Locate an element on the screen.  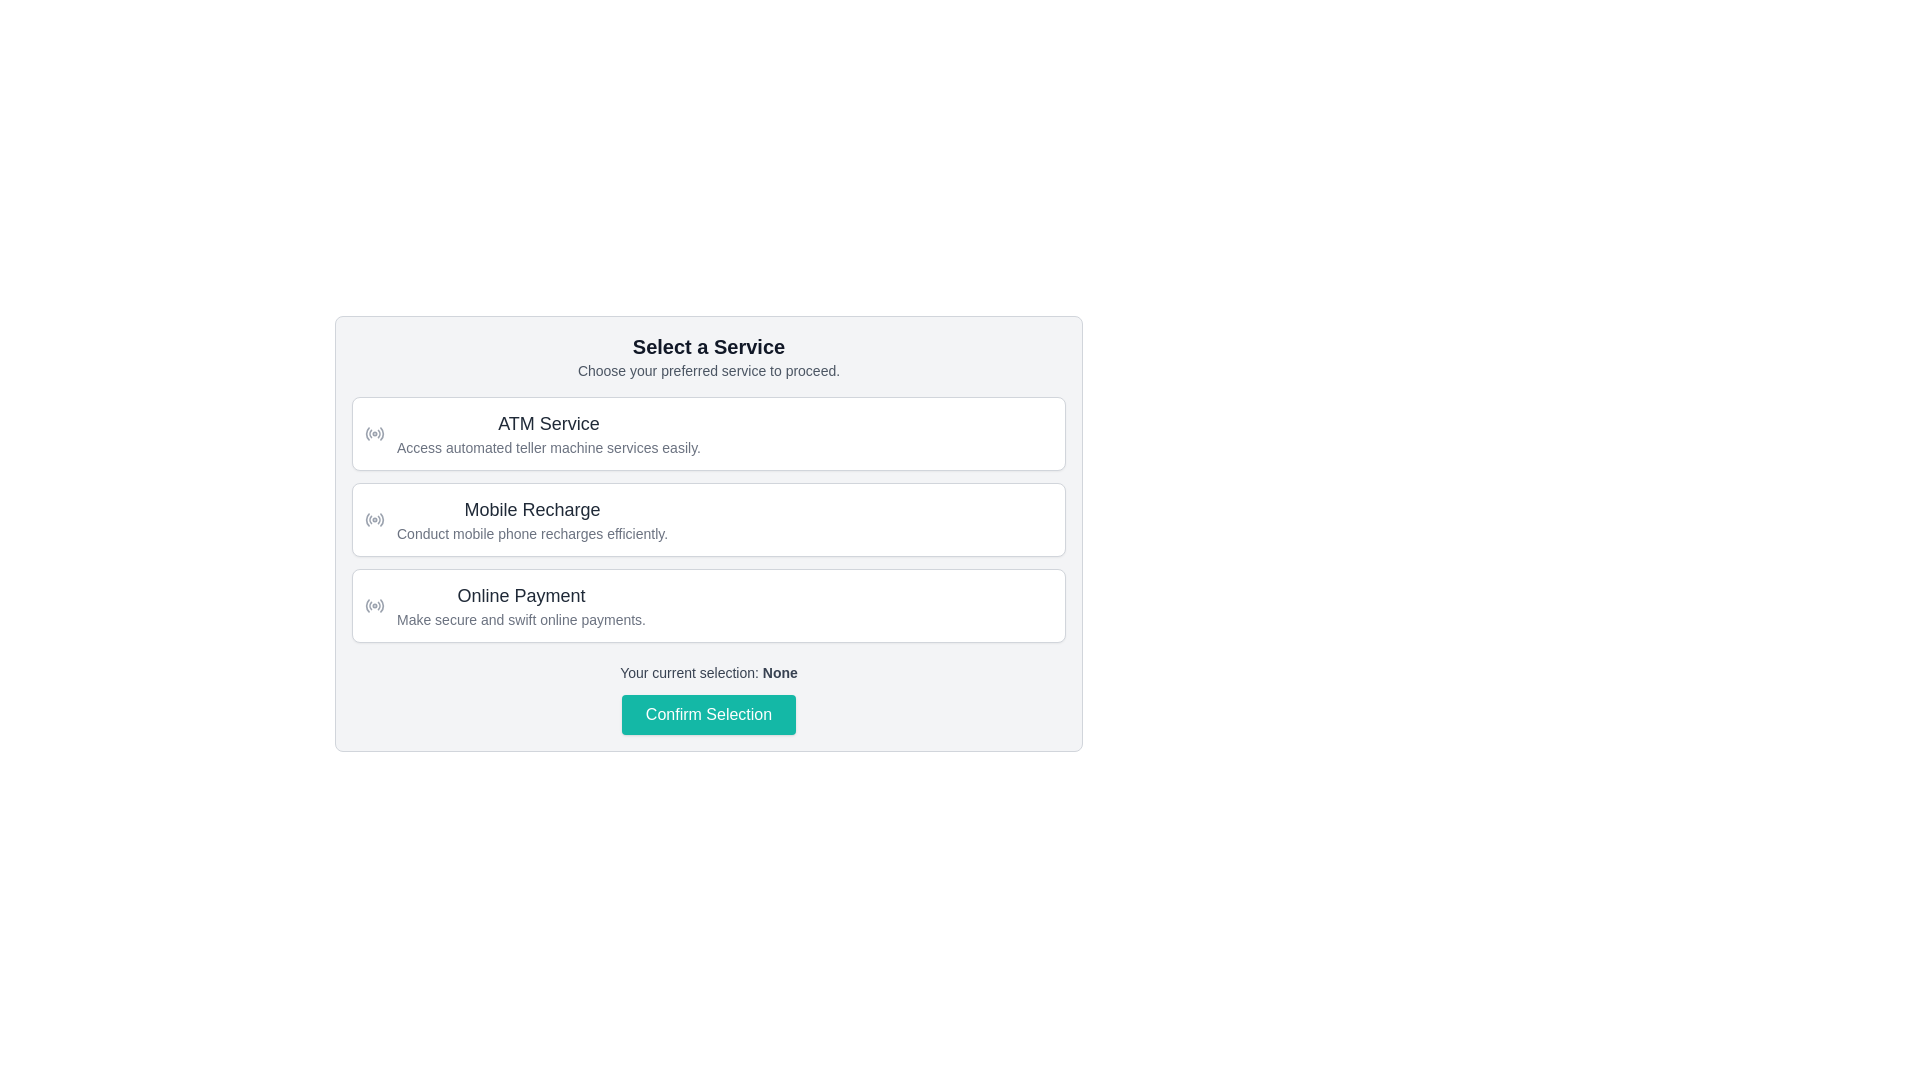
the decorative icon representing the radio button for selecting the 'ATM Service' option located in the top-left section of the first row under 'Select a Service' is located at coordinates (367, 433).